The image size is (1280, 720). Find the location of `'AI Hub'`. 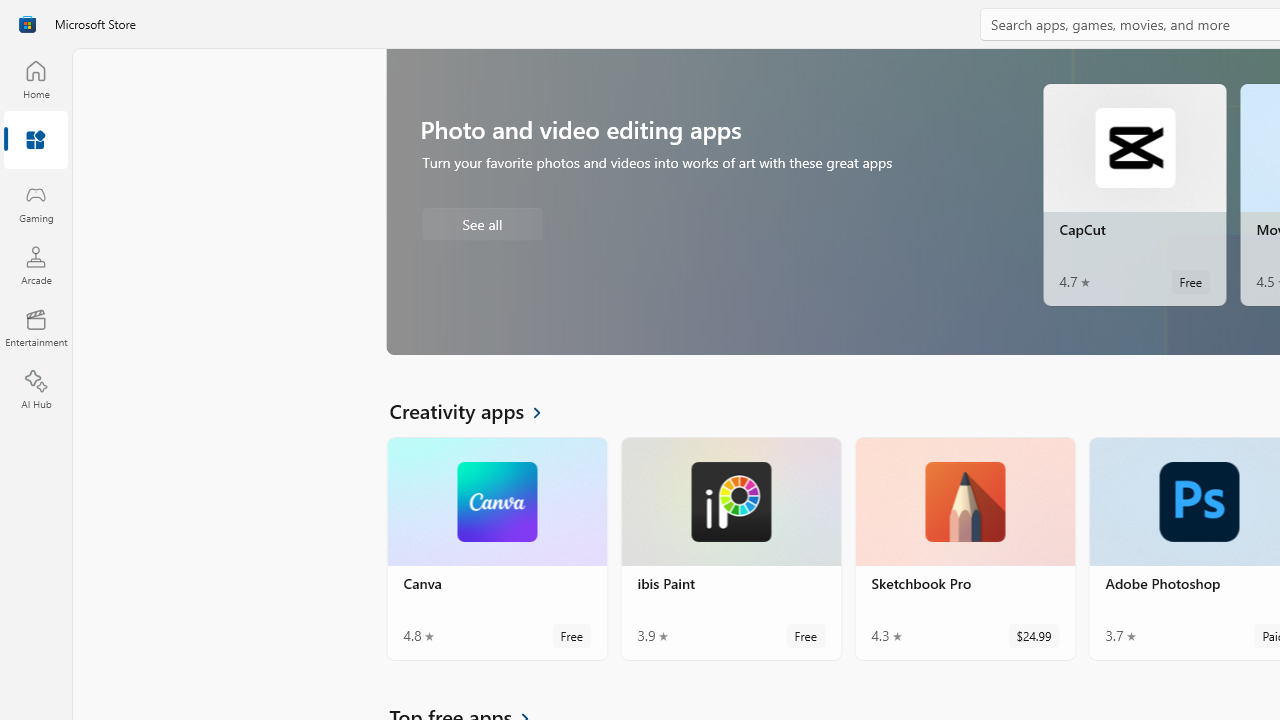

'AI Hub' is located at coordinates (35, 390).